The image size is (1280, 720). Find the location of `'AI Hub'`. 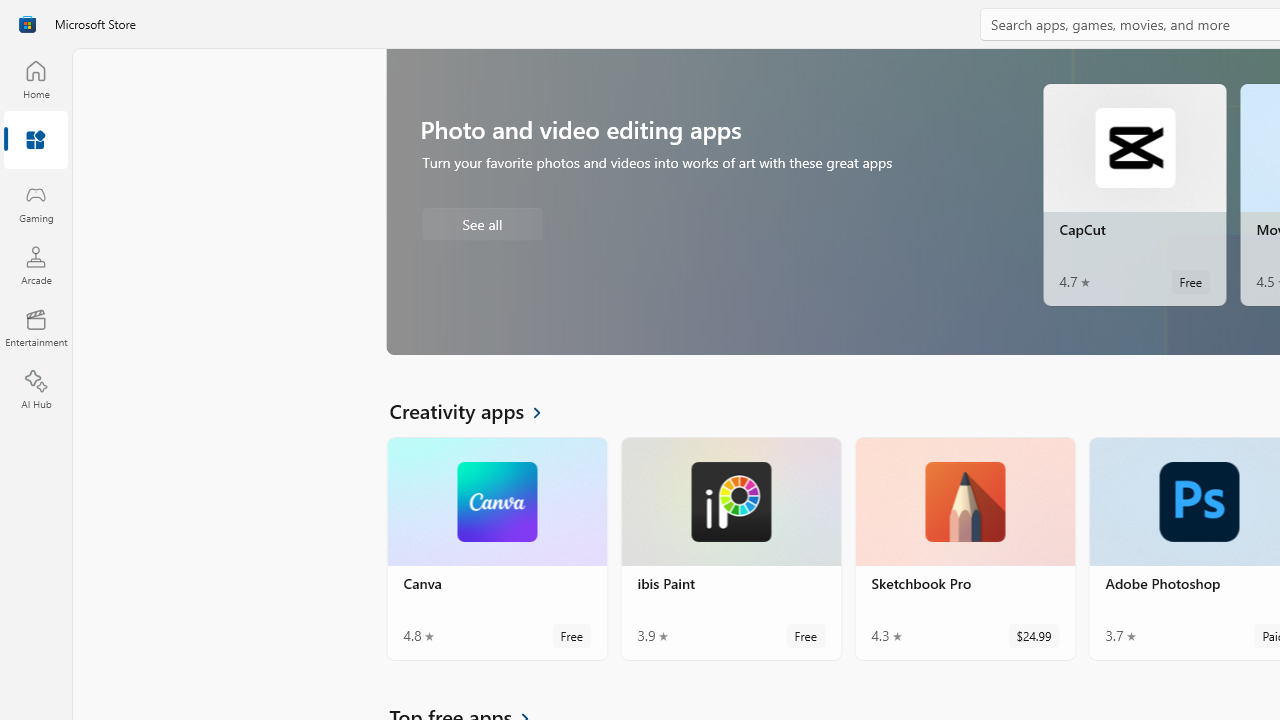

'AI Hub' is located at coordinates (35, 390).